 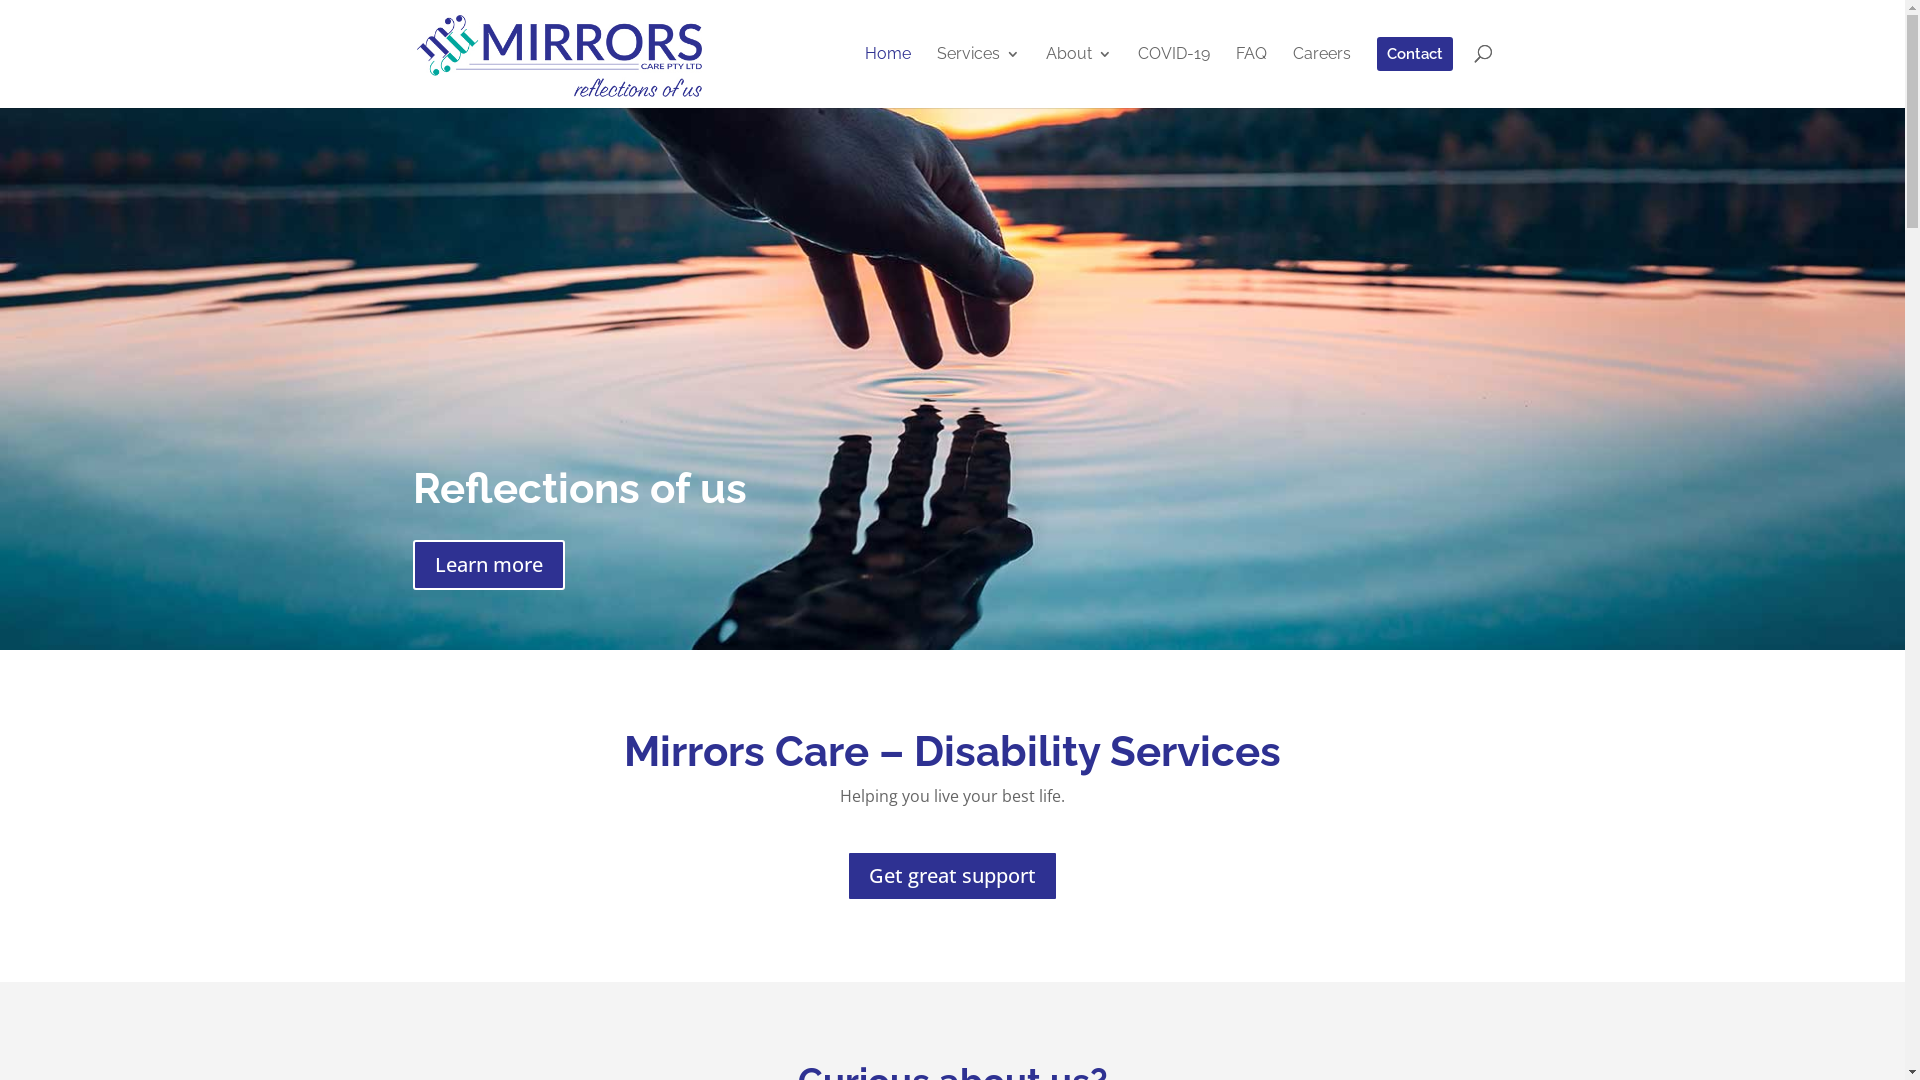 I want to click on 'Careers', so click(x=1320, y=75).